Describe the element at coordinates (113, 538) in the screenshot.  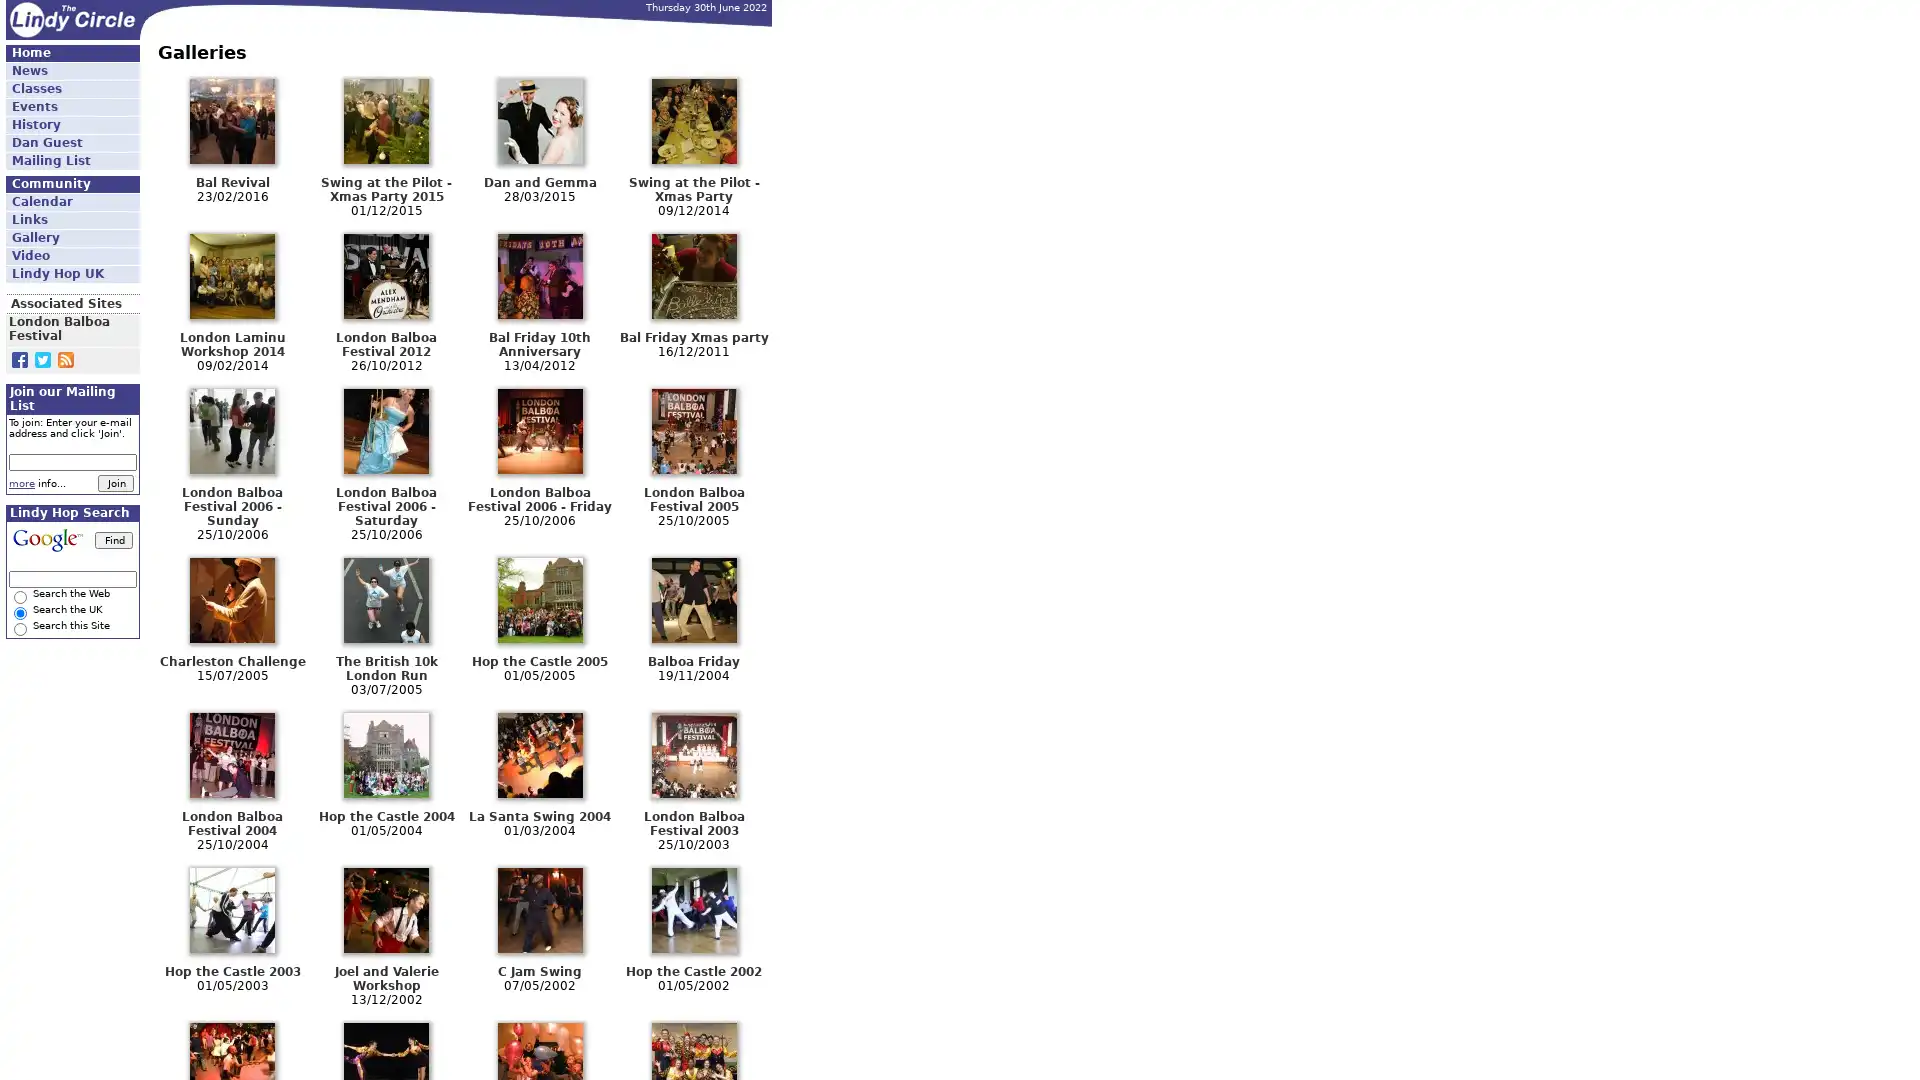
I see `Find` at that location.